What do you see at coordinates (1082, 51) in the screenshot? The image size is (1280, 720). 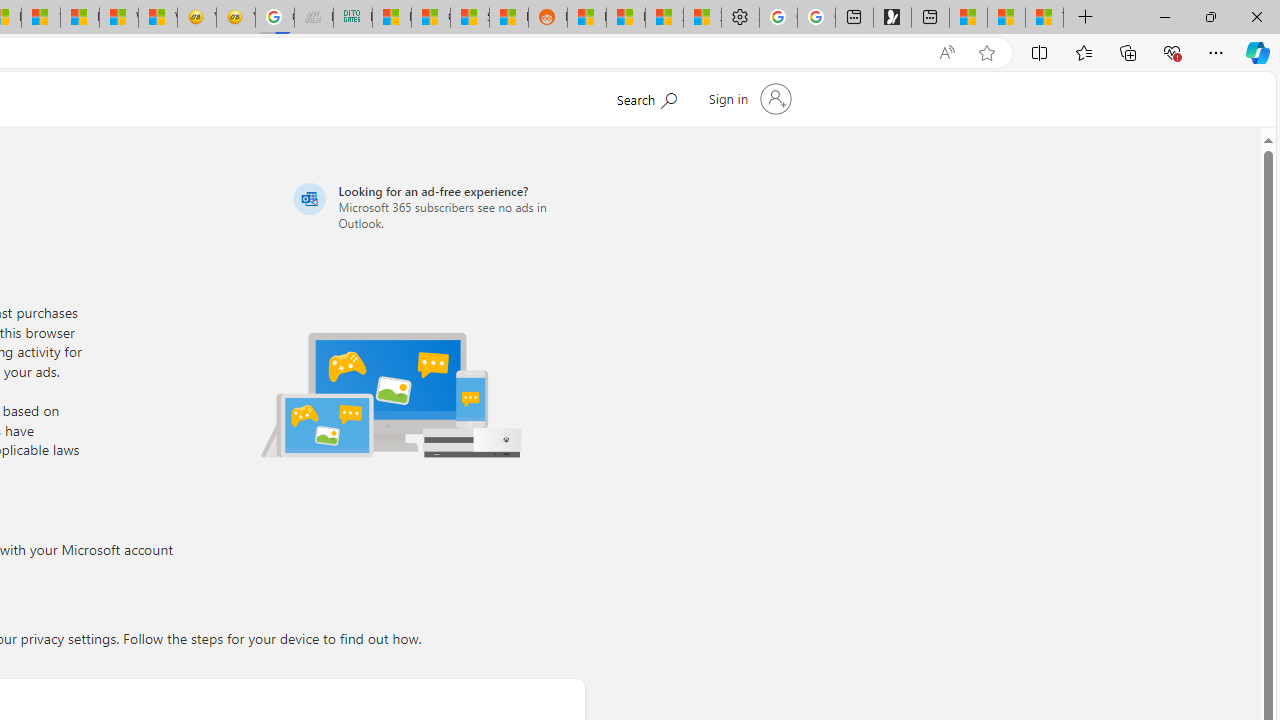 I see `'Favorites'` at bounding box center [1082, 51].